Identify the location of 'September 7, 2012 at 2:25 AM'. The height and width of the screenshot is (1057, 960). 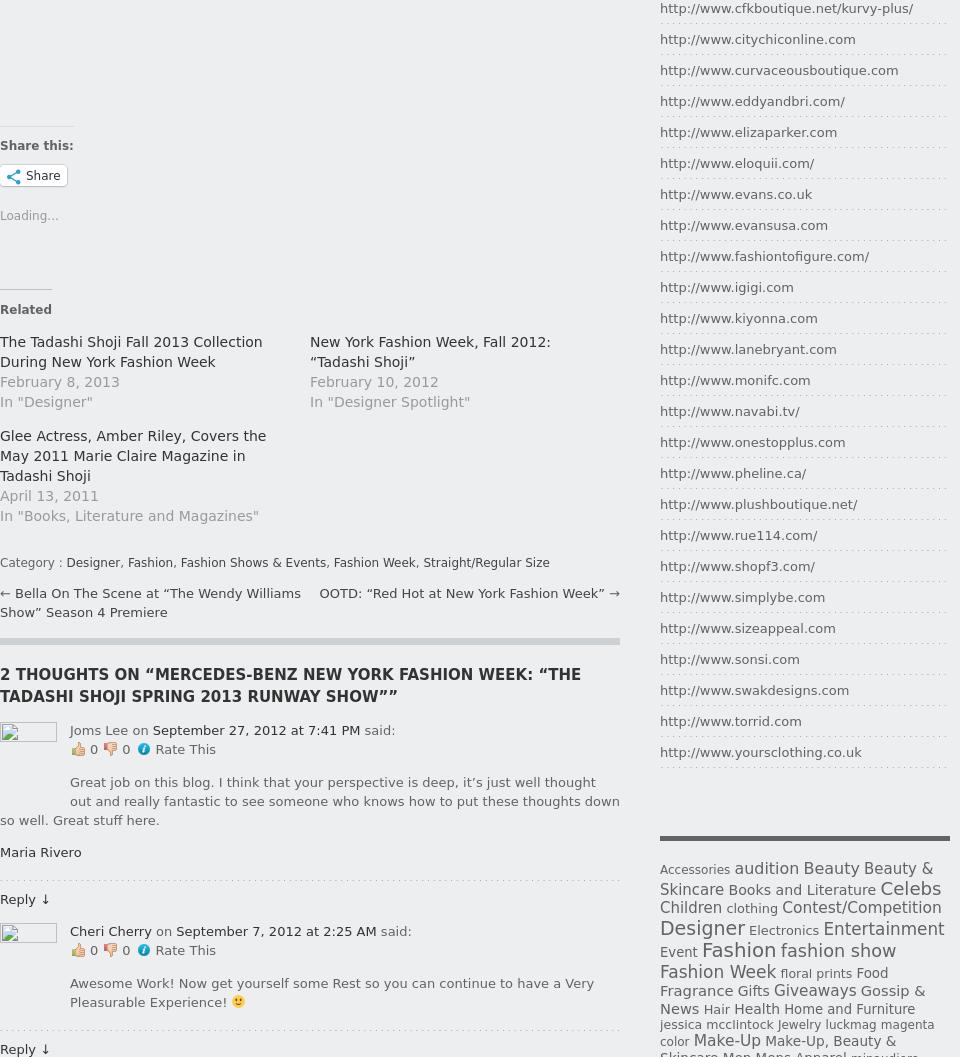
(174, 930).